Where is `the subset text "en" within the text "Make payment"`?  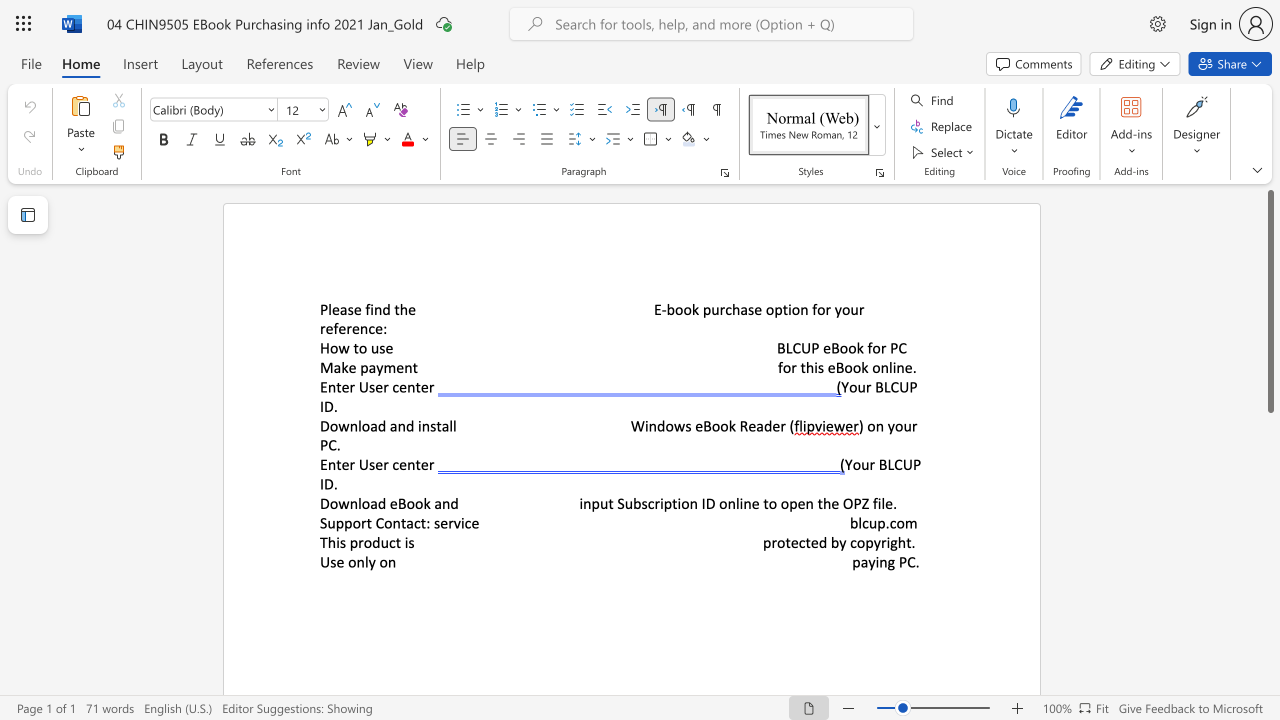 the subset text "en" within the text "Make payment" is located at coordinates (396, 367).